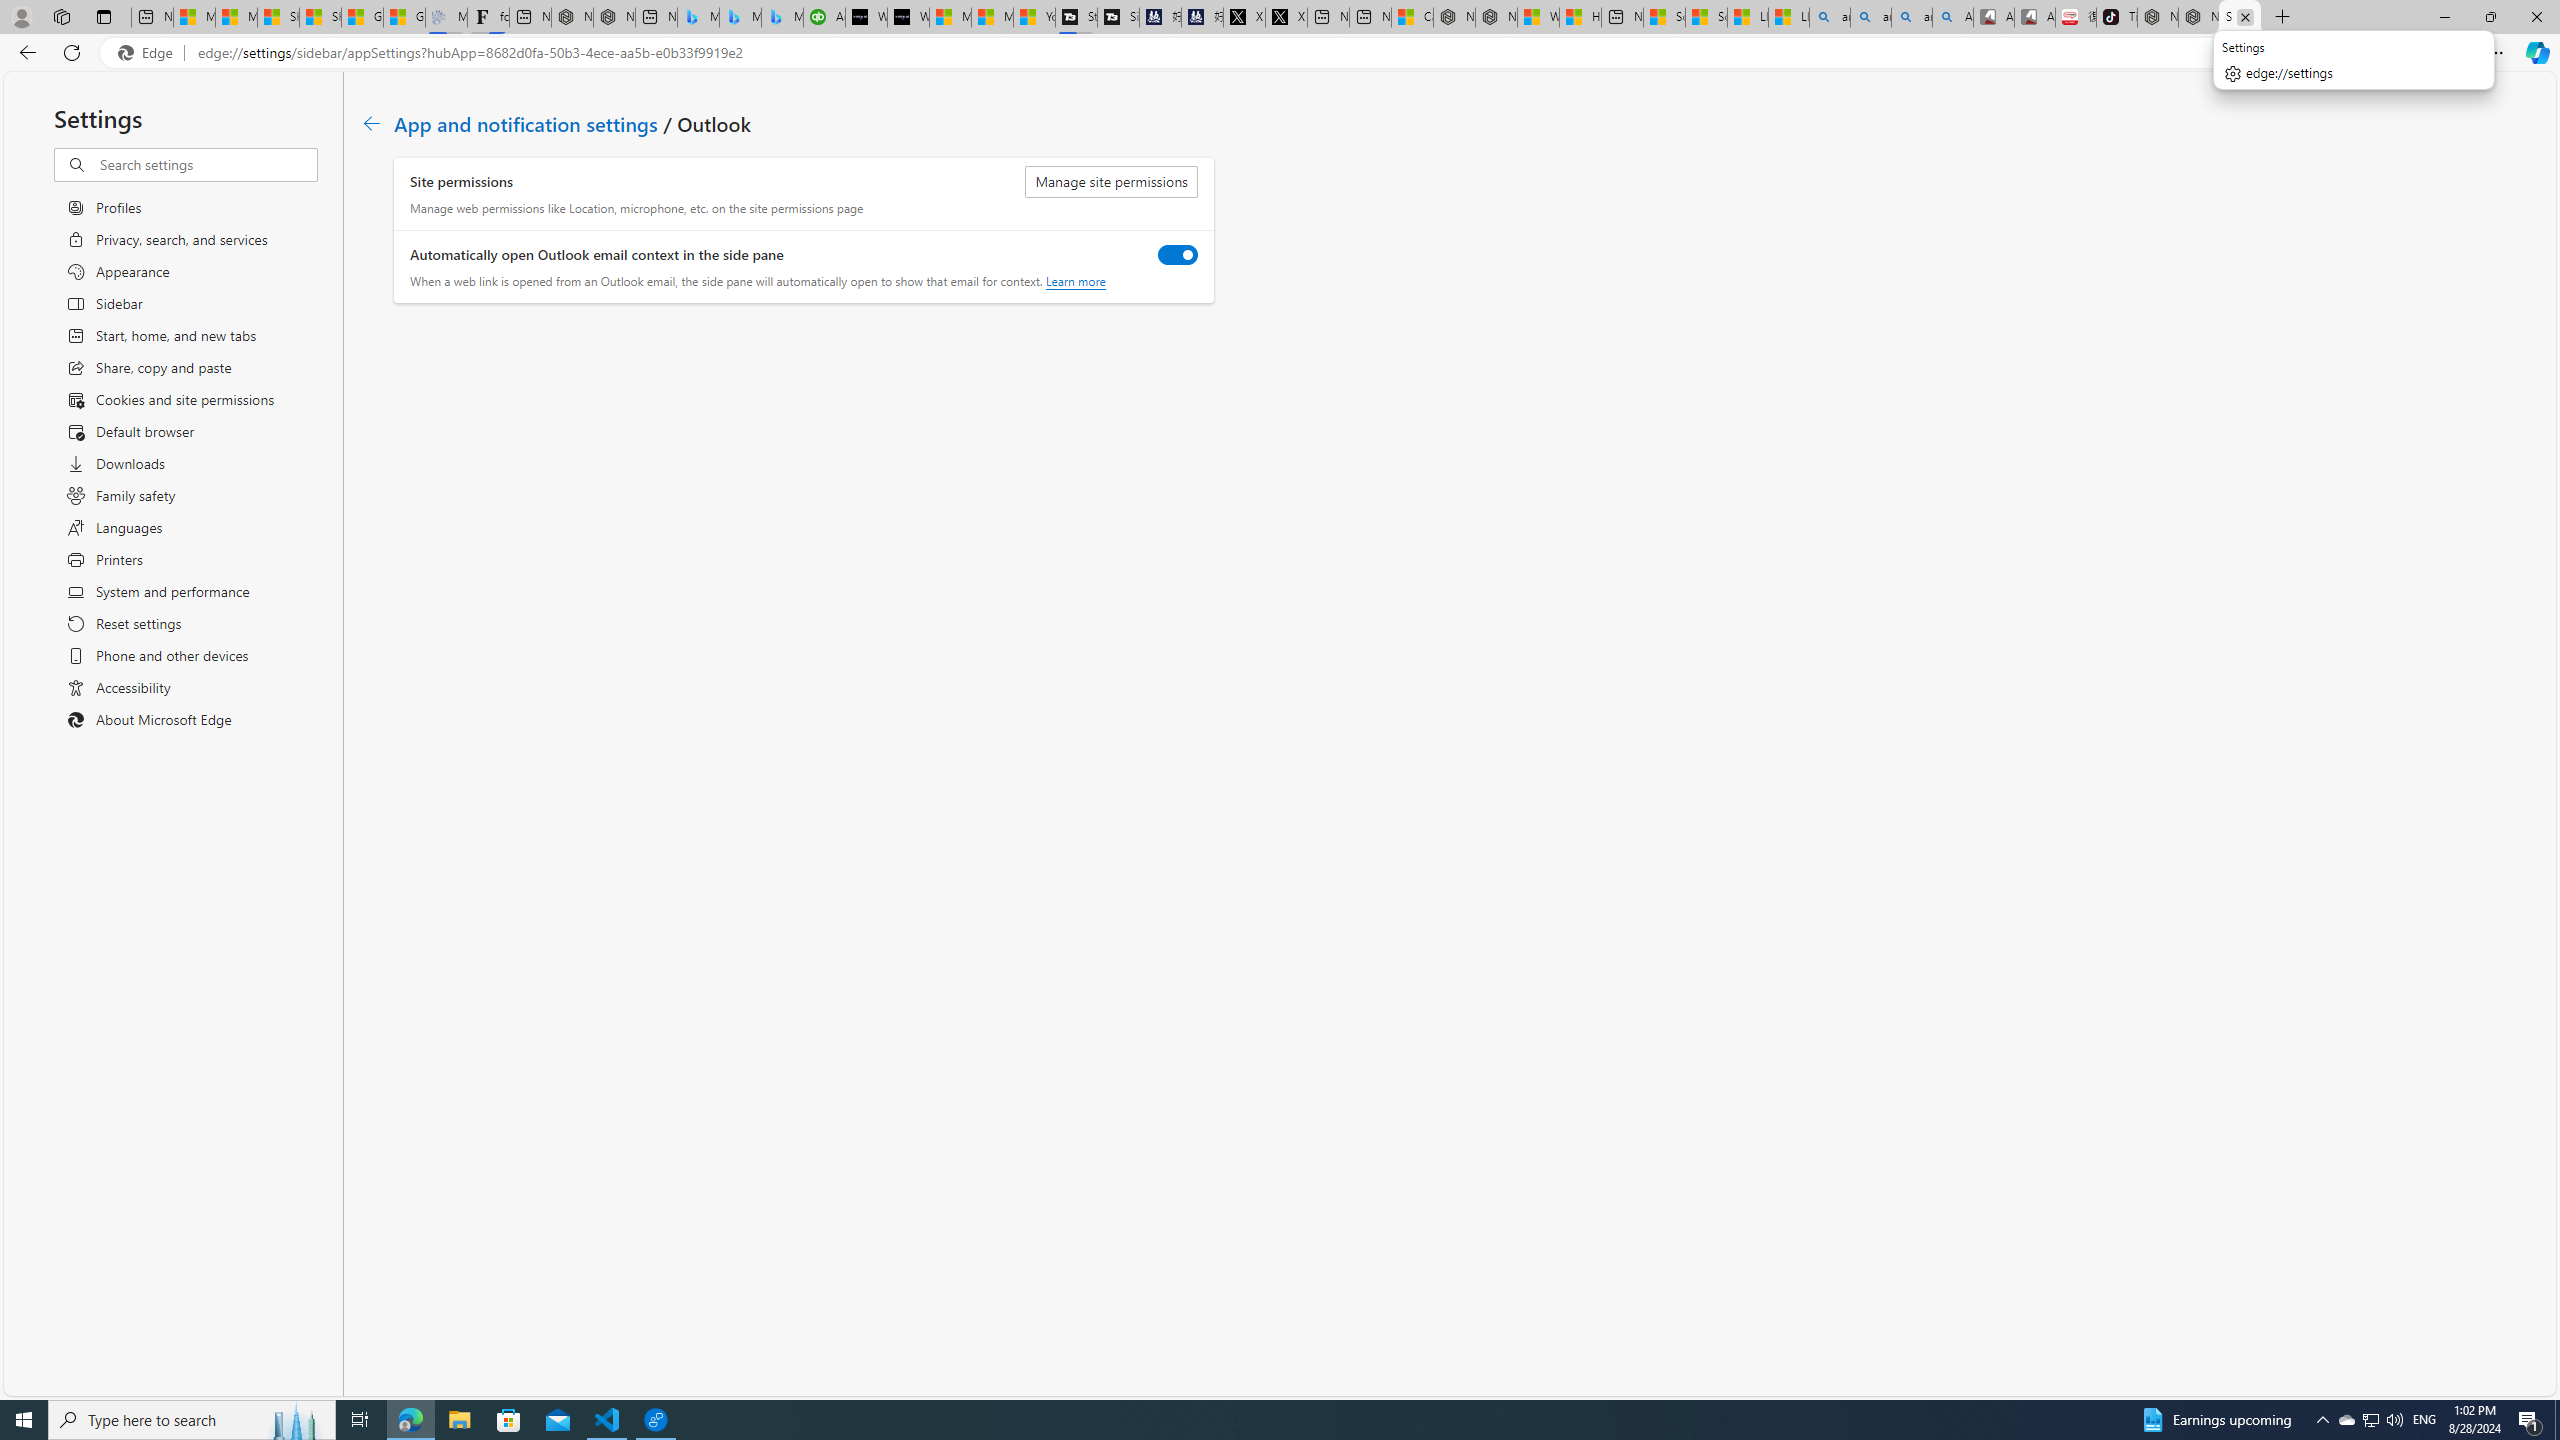 This screenshot has height=1440, width=2560. Describe the element at coordinates (782, 16) in the screenshot. I see `'Microsoft Bing Travel - Shangri-La Hotel Bangkok'` at that location.